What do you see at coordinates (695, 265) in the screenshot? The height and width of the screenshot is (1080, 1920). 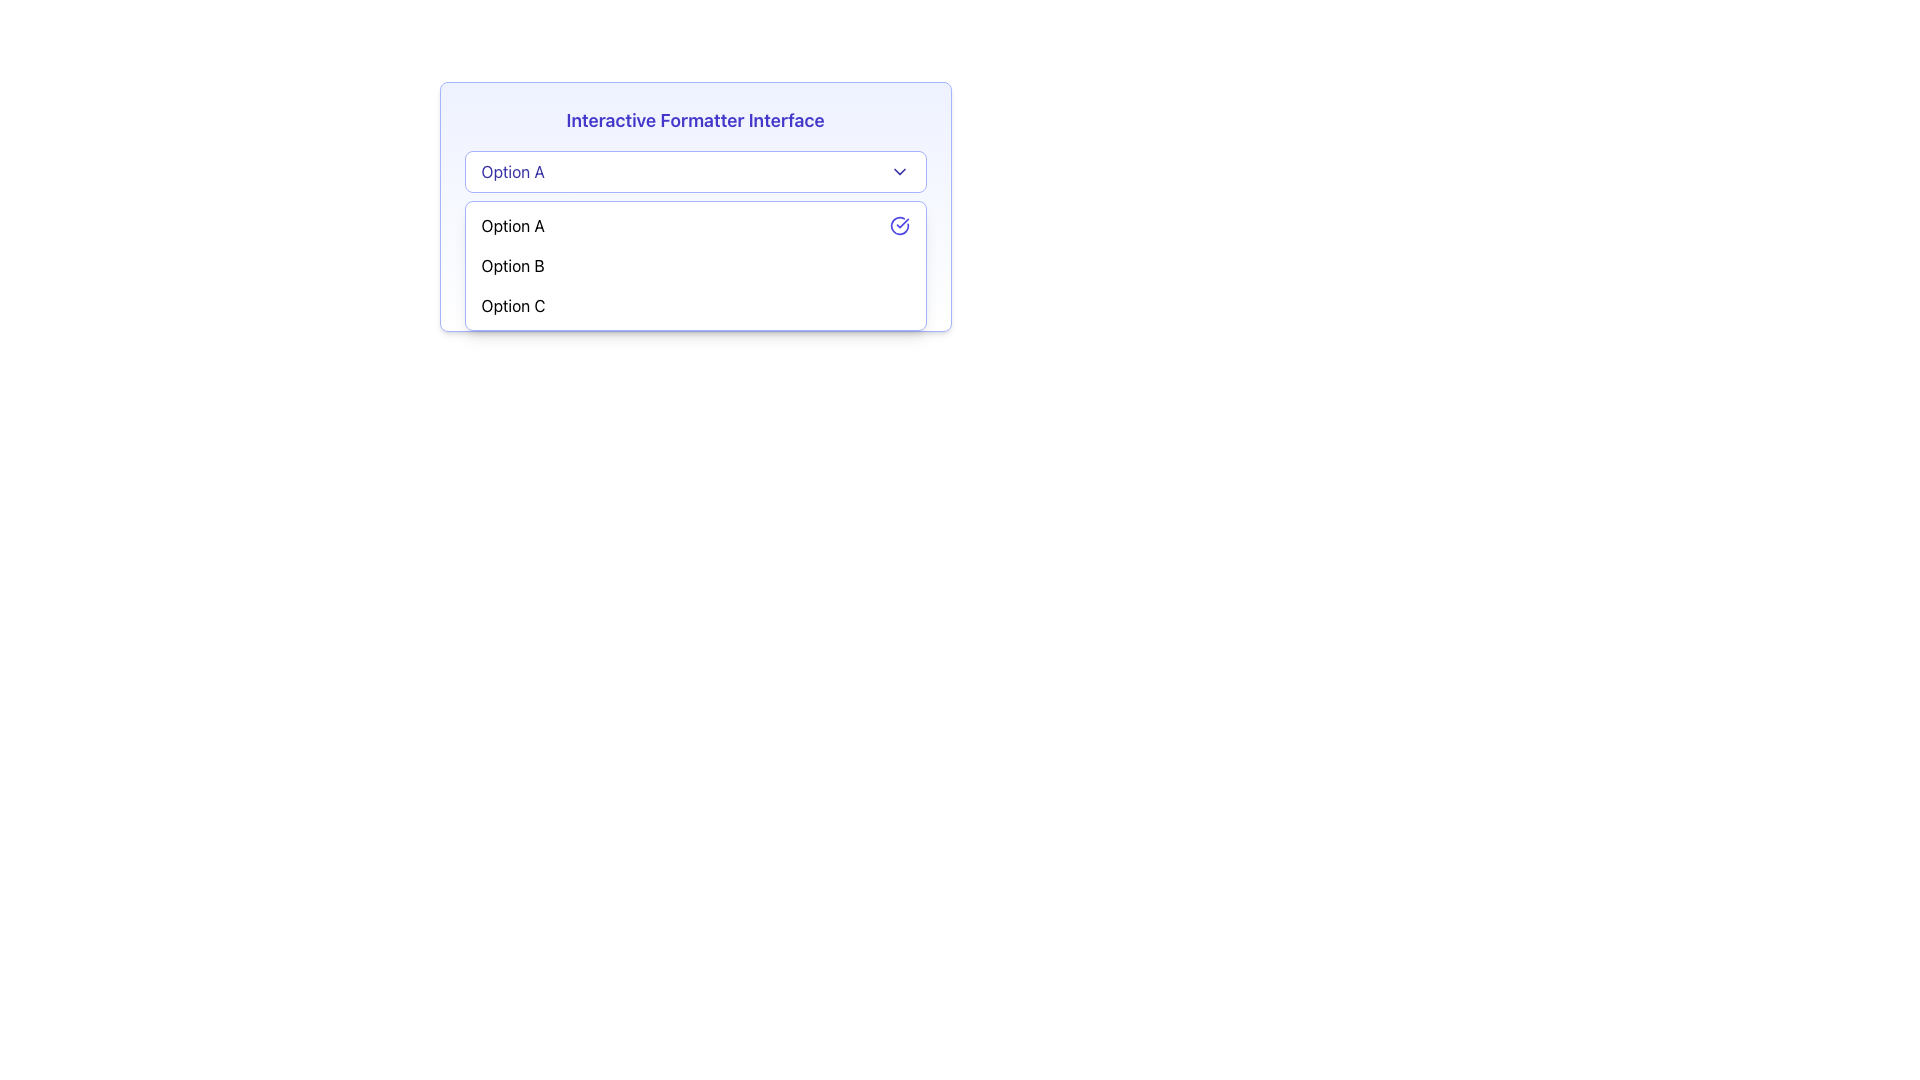 I see `the second item in the dropdown menu labeled 'Option B'` at bounding box center [695, 265].